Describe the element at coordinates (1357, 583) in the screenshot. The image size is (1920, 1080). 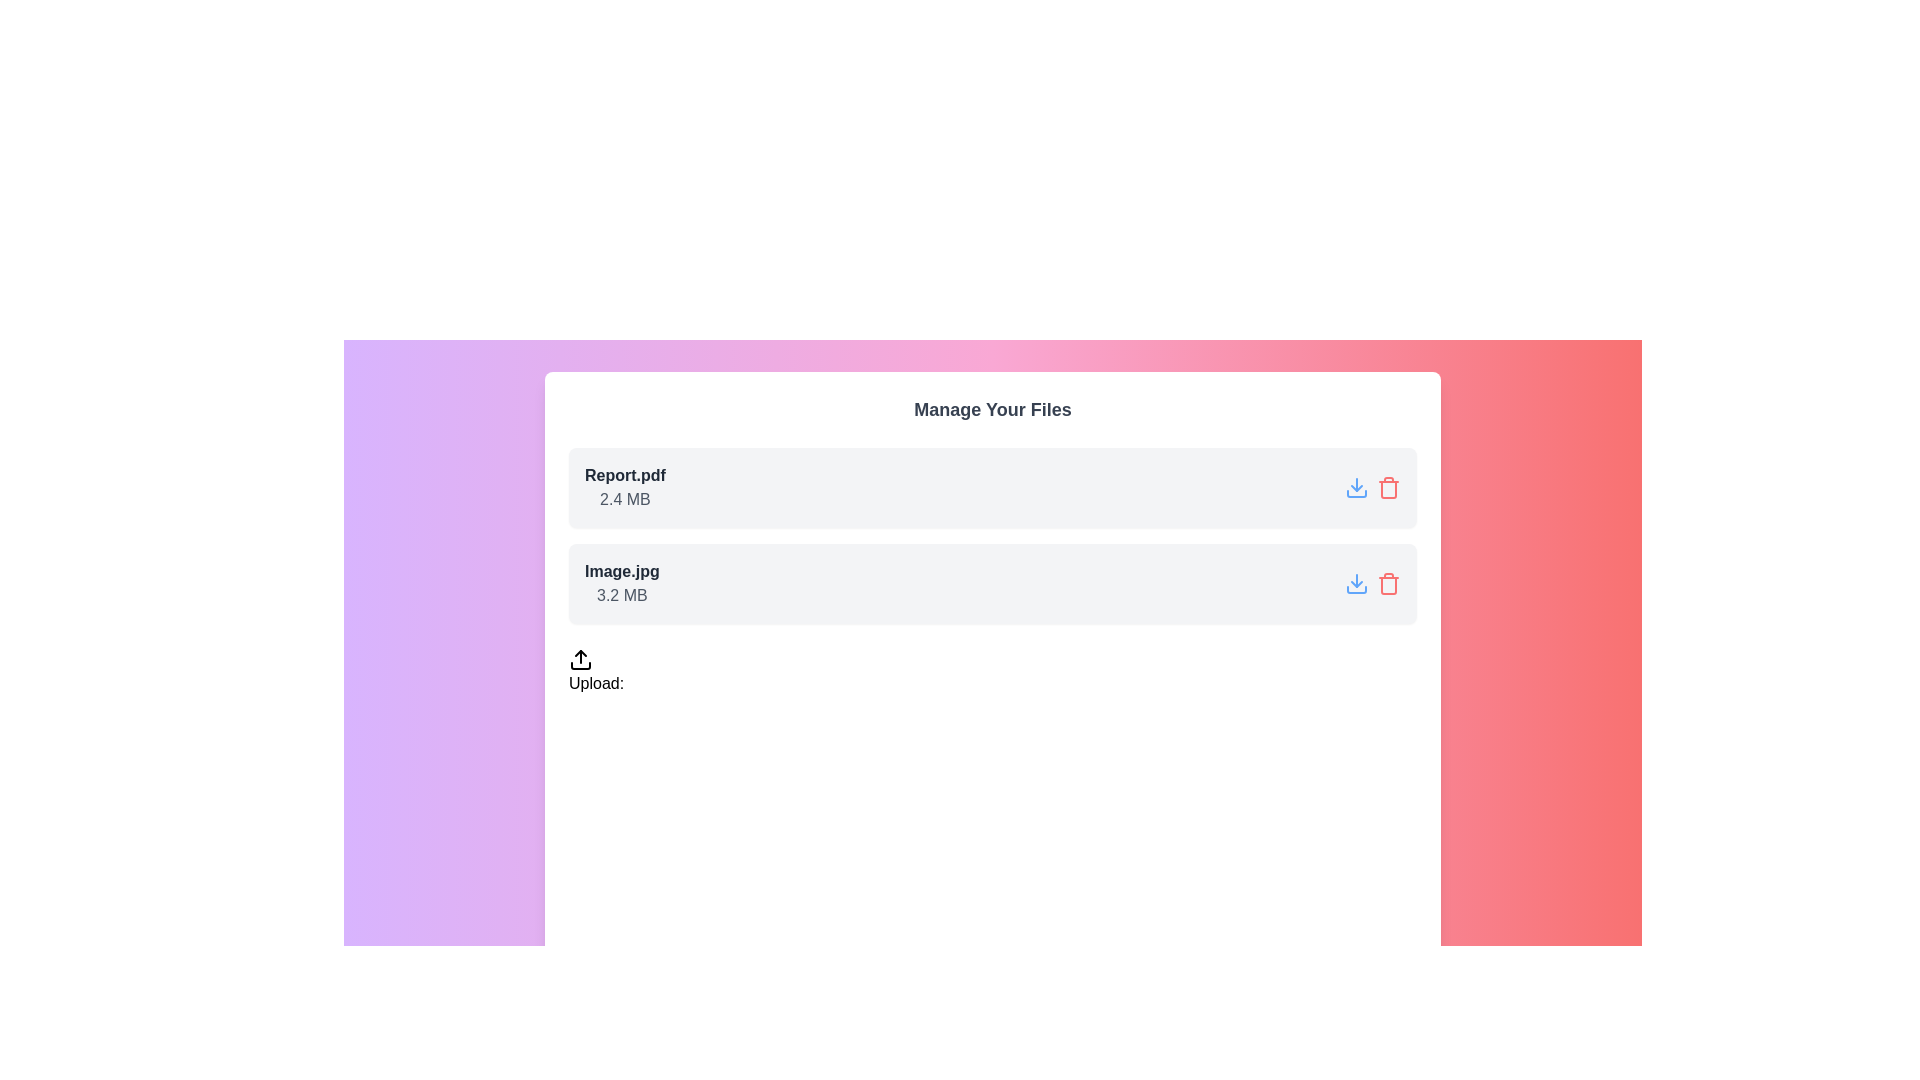
I see `the download button, which is a blue download icon with a downward-facing arrow, located to the right of the 'Image.jpg 3.2 MB' label` at that location.